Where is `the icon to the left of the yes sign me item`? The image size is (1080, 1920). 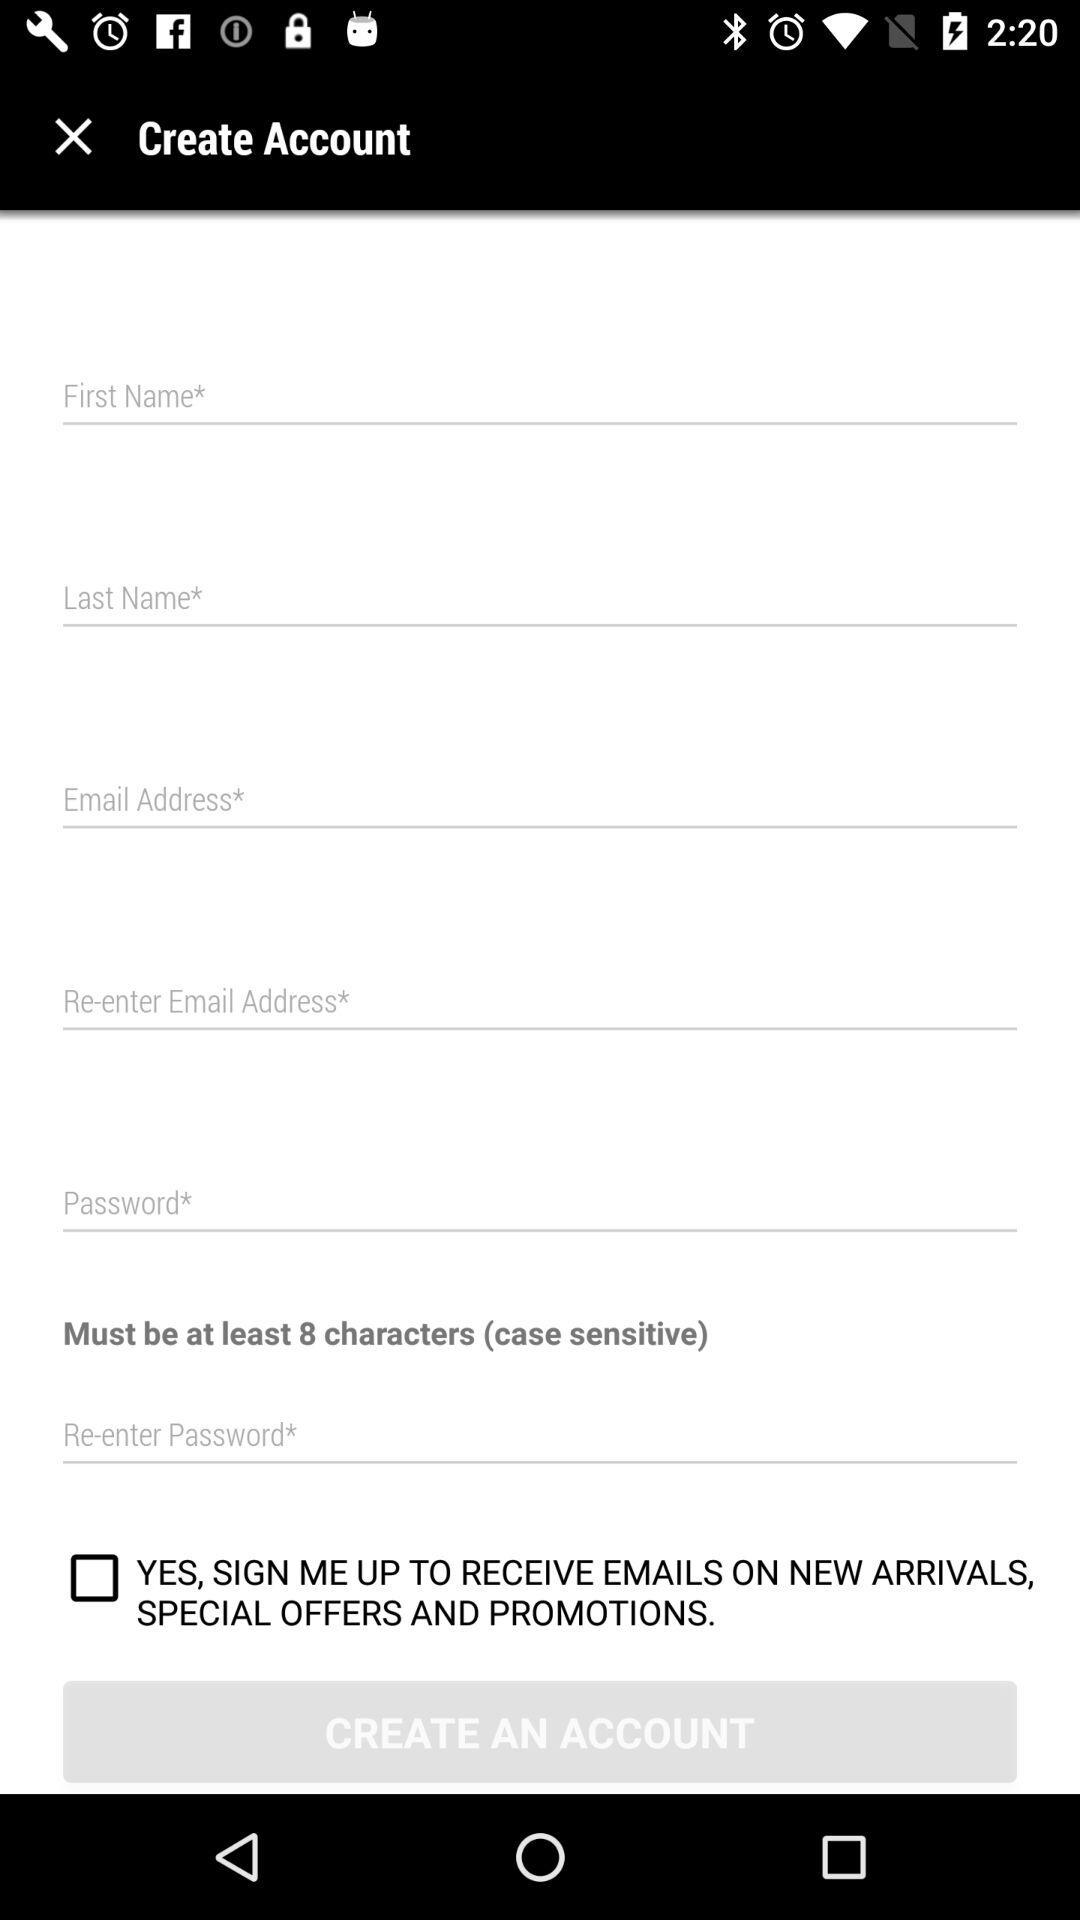
the icon to the left of the yes sign me item is located at coordinates (94, 1580).